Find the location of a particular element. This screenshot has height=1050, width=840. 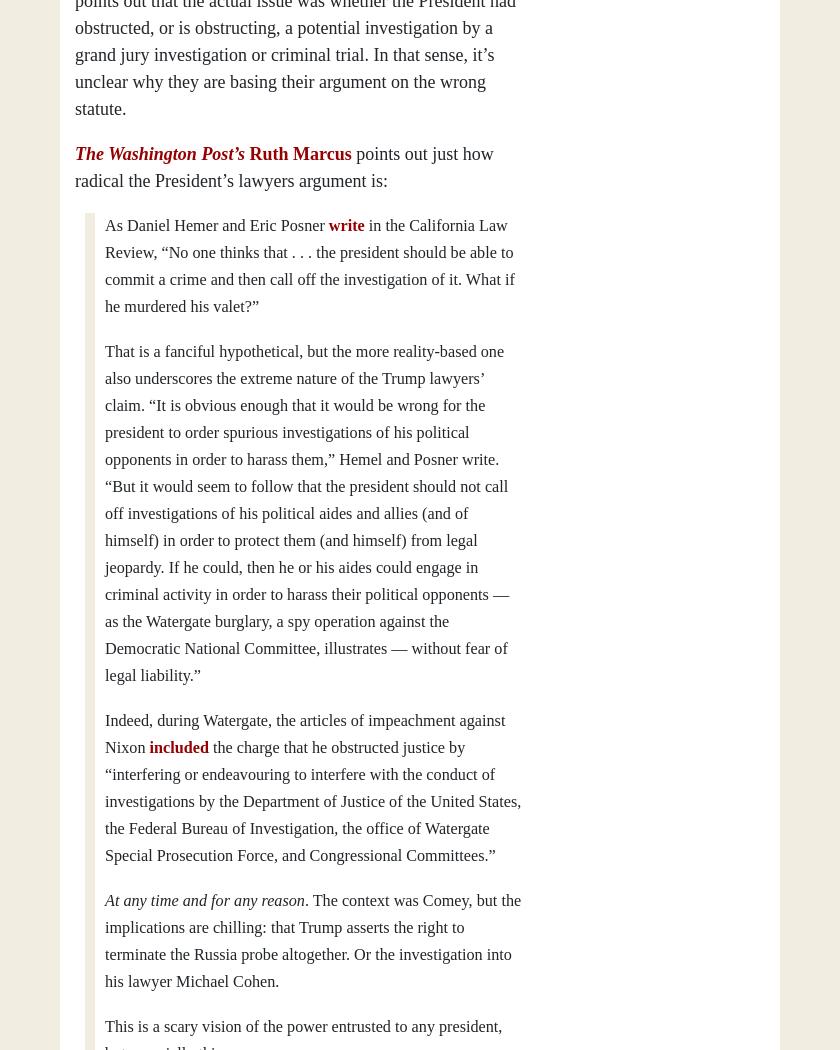

'That is a fanciful hypothetical, but the more reality-based one also underscores the extreme nature of the Trump lawyers’ claim. “It is obvious enough that it would be wrong for the president to order spurious investigations of his political opponents in order to harass them,” Hemel and Posner write. “But it would seem to follow that the president should not call off investigations of his political aides and allies (and of himself) in order to protect them (and himself) from legal jeopardy. If he could, then he or his aides could engage in criminal activity in order to harass their political opponents — as the Watergate burglary, a spy operation against the Democratic National Committee, illustrates — without fear of legal liability.”' is located at coordinates (307, 512).